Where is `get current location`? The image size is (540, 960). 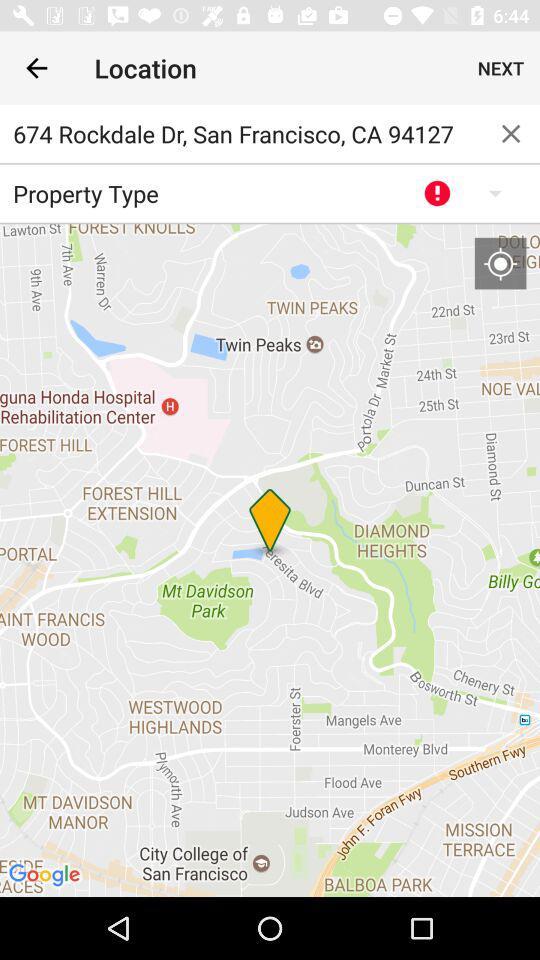 get current location is located at coordinates (499, 262).